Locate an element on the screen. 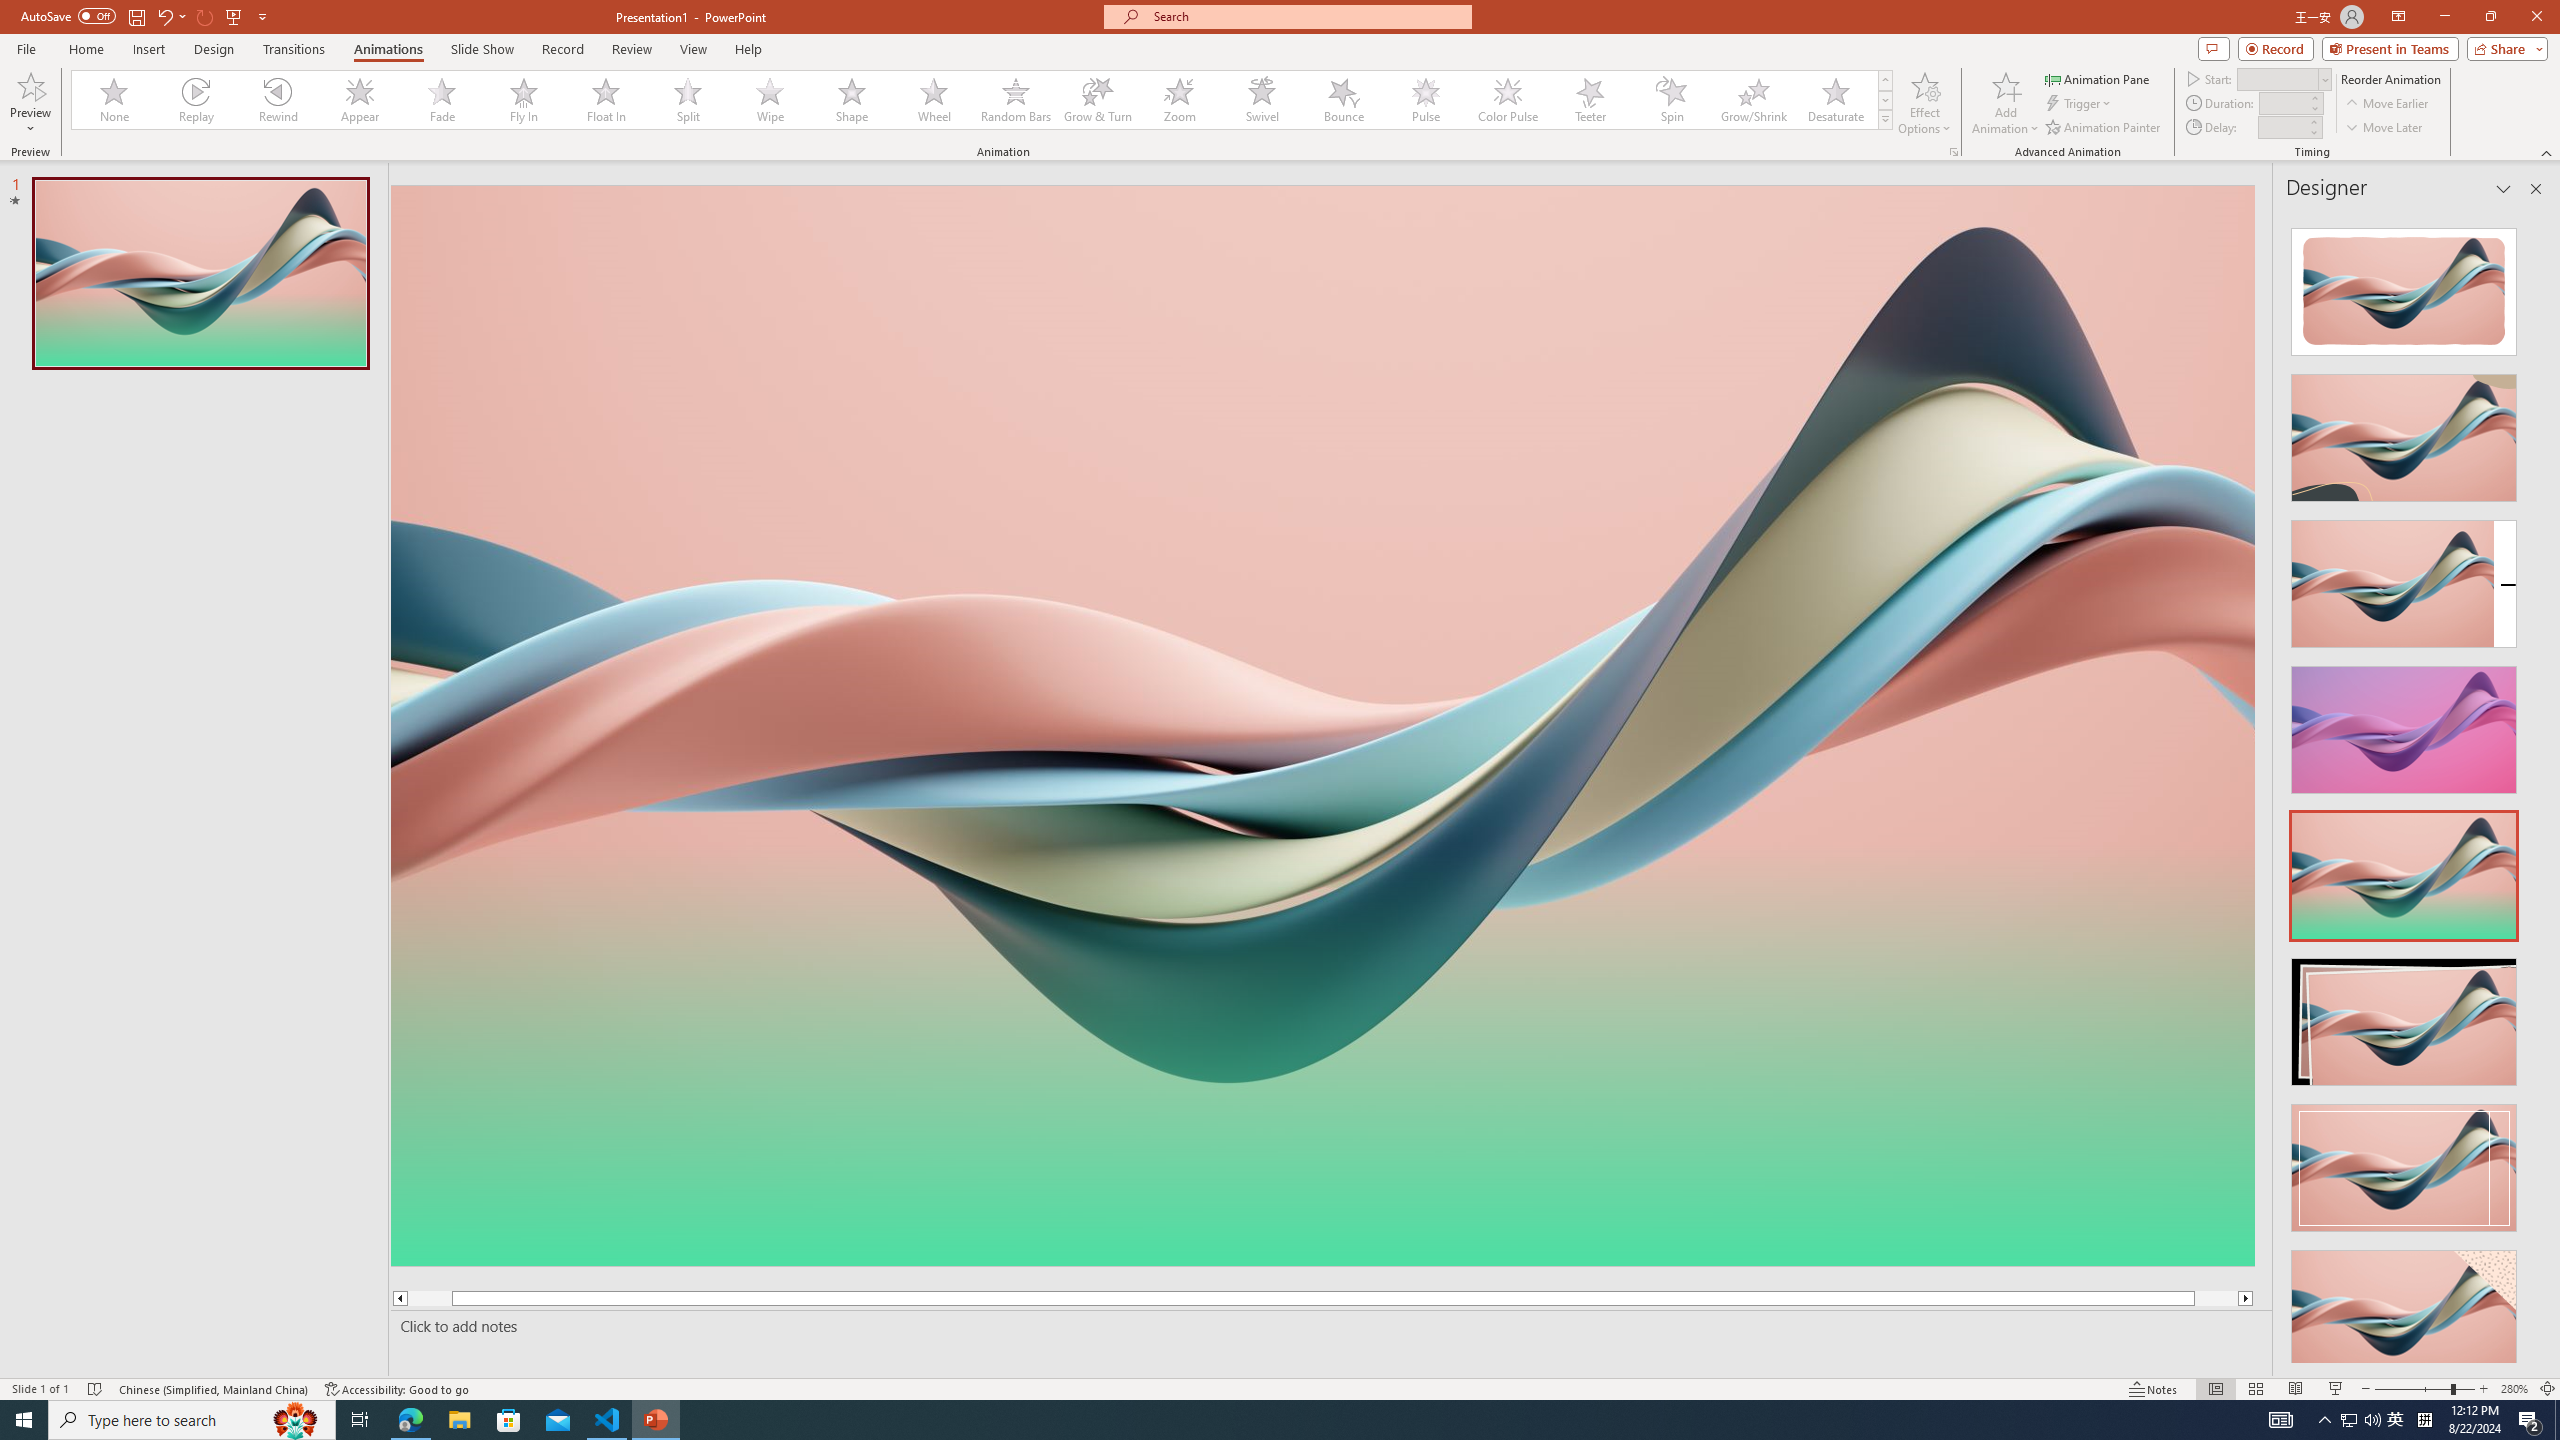 The height and width of the screenshot is (1440, 2560). 'Replay' is located at coordinates (196, 99).